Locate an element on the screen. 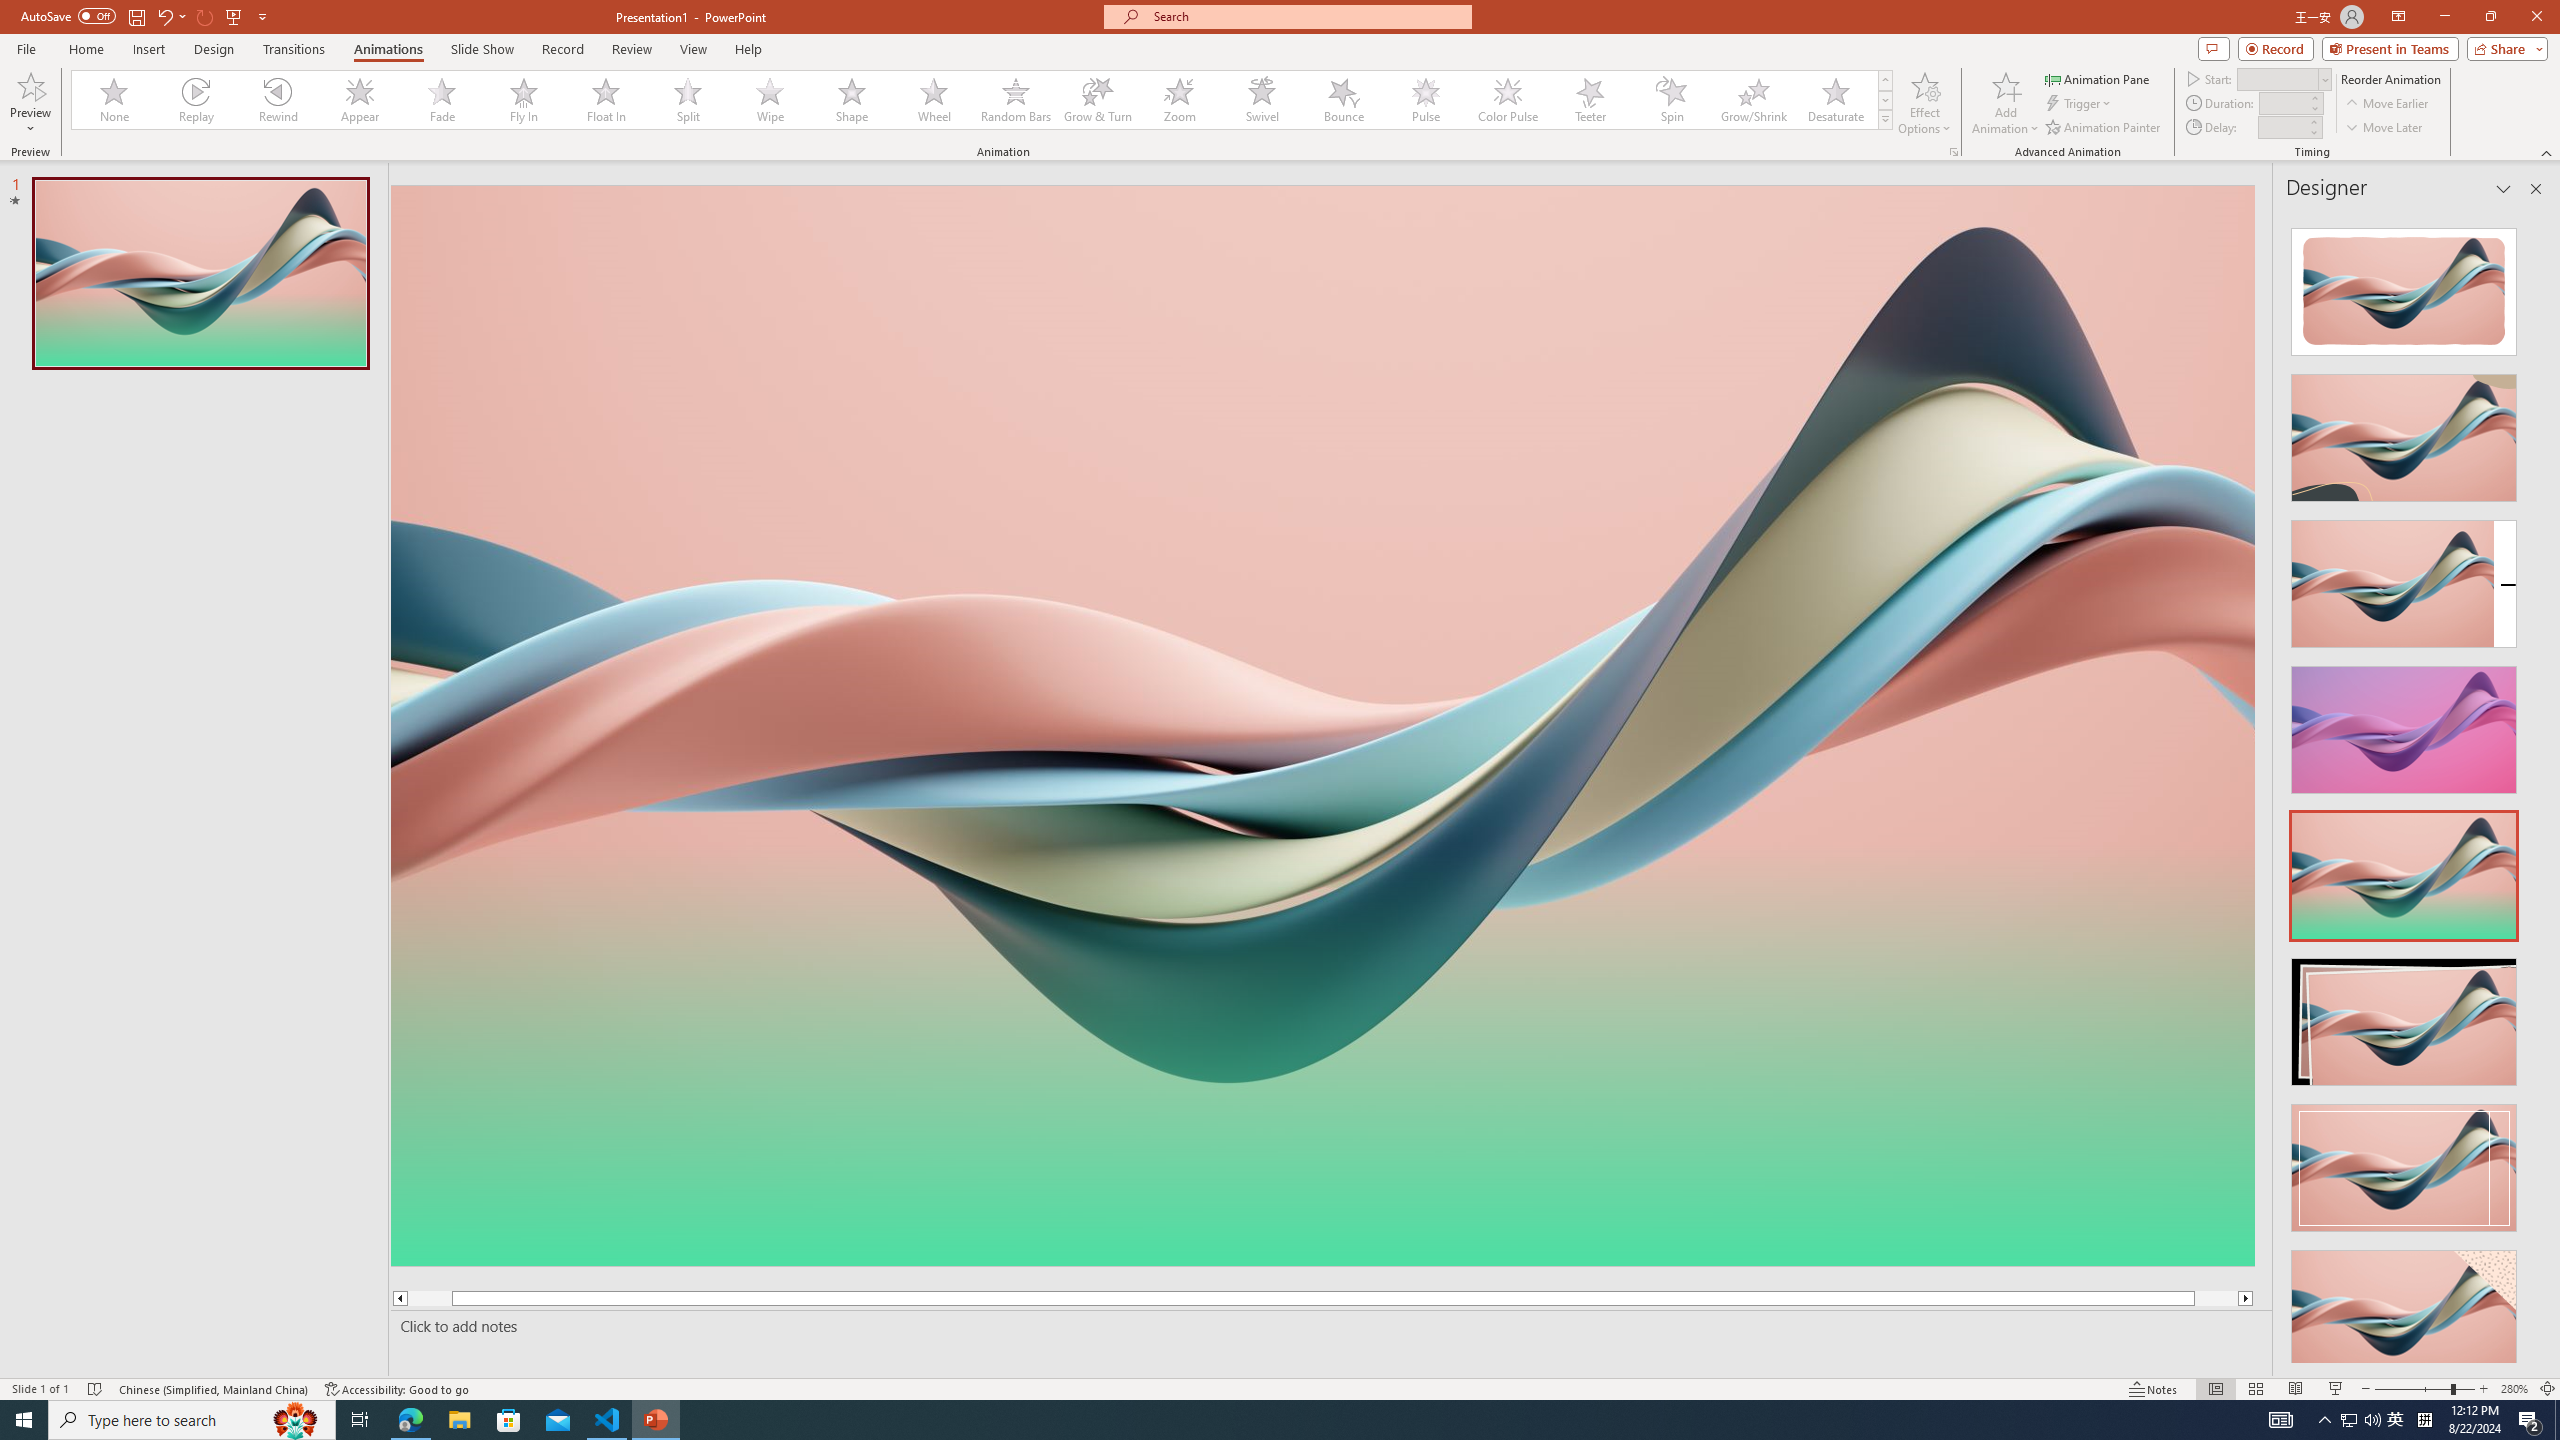 The height and width of the screenshot is (1440, 2560). 'Replay' is located at coordinates (196, 99).